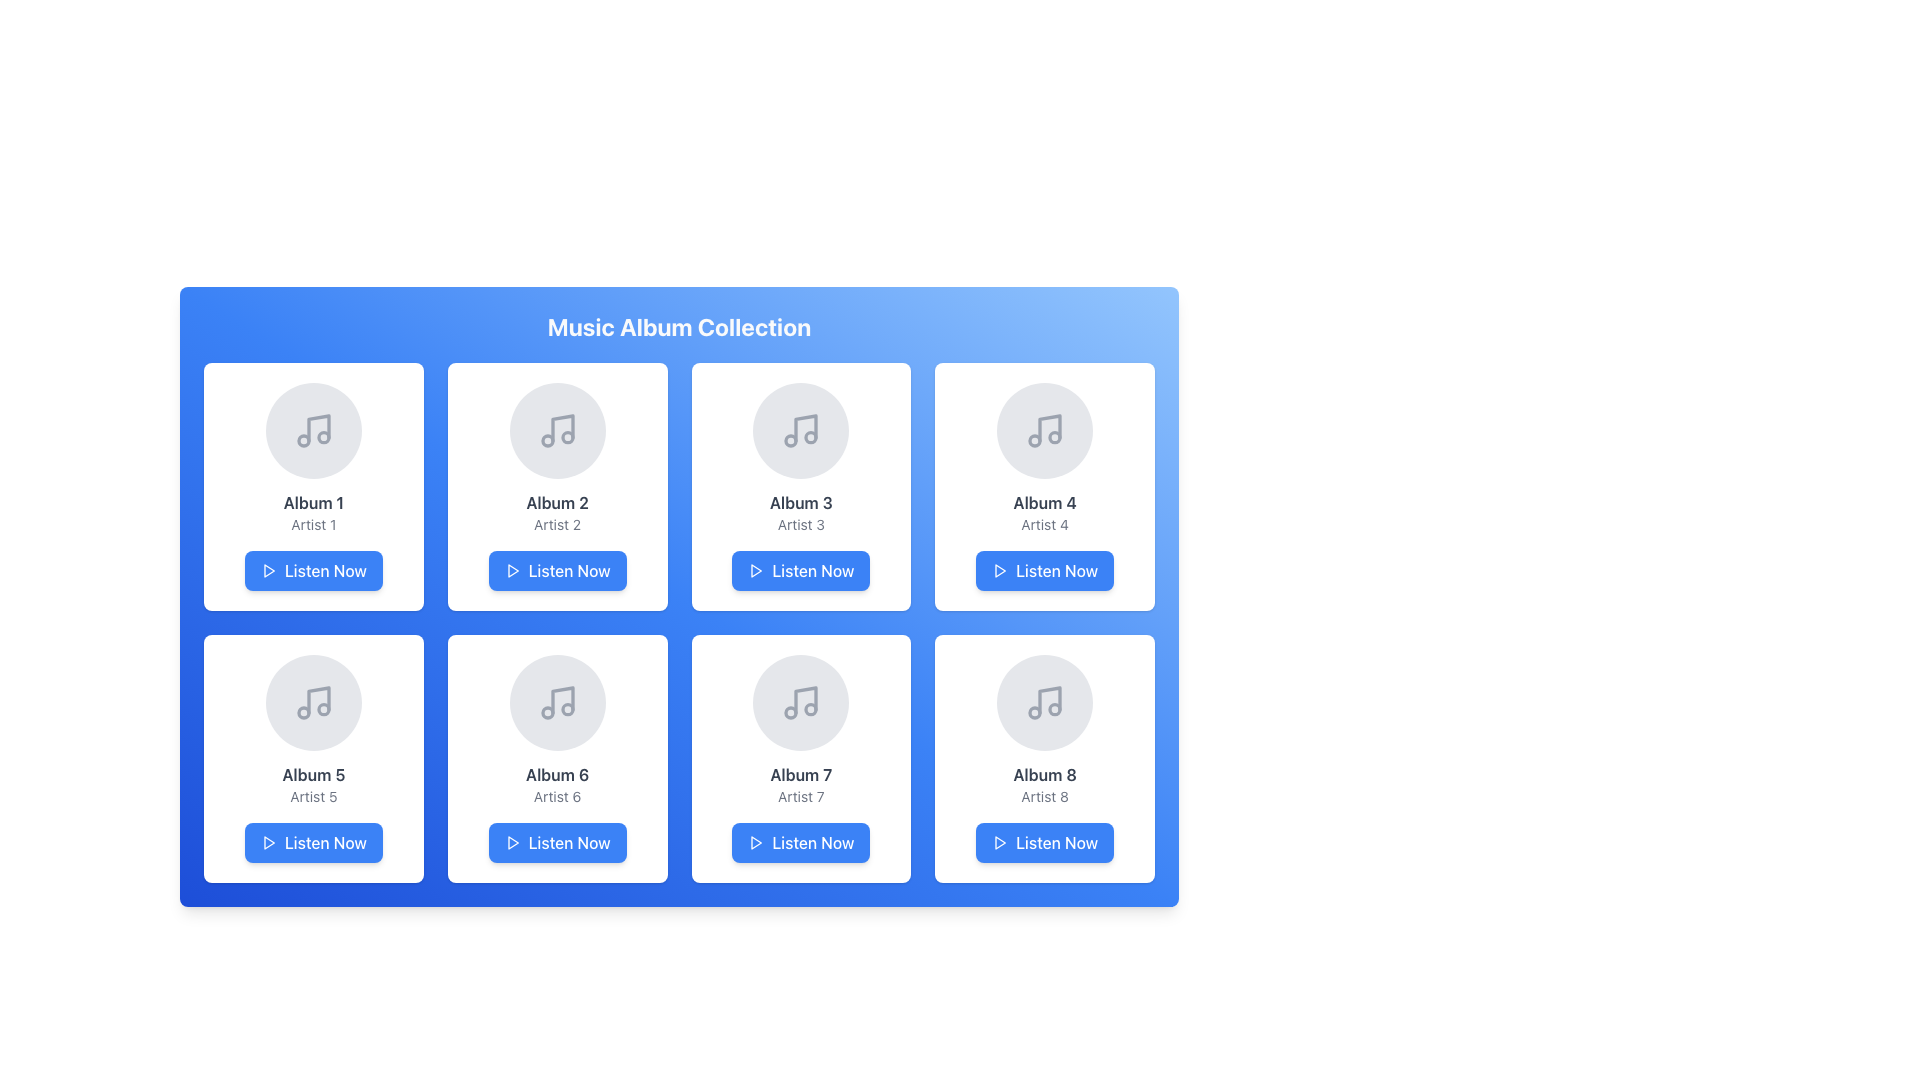 The width and height of the screenshot is (1920, 1080). Describe the element at coordinates (312, 501) in the screenshot. I see `the text label displaying the title of the album located in the first card at the top-left corner of the grid layout` at that location.